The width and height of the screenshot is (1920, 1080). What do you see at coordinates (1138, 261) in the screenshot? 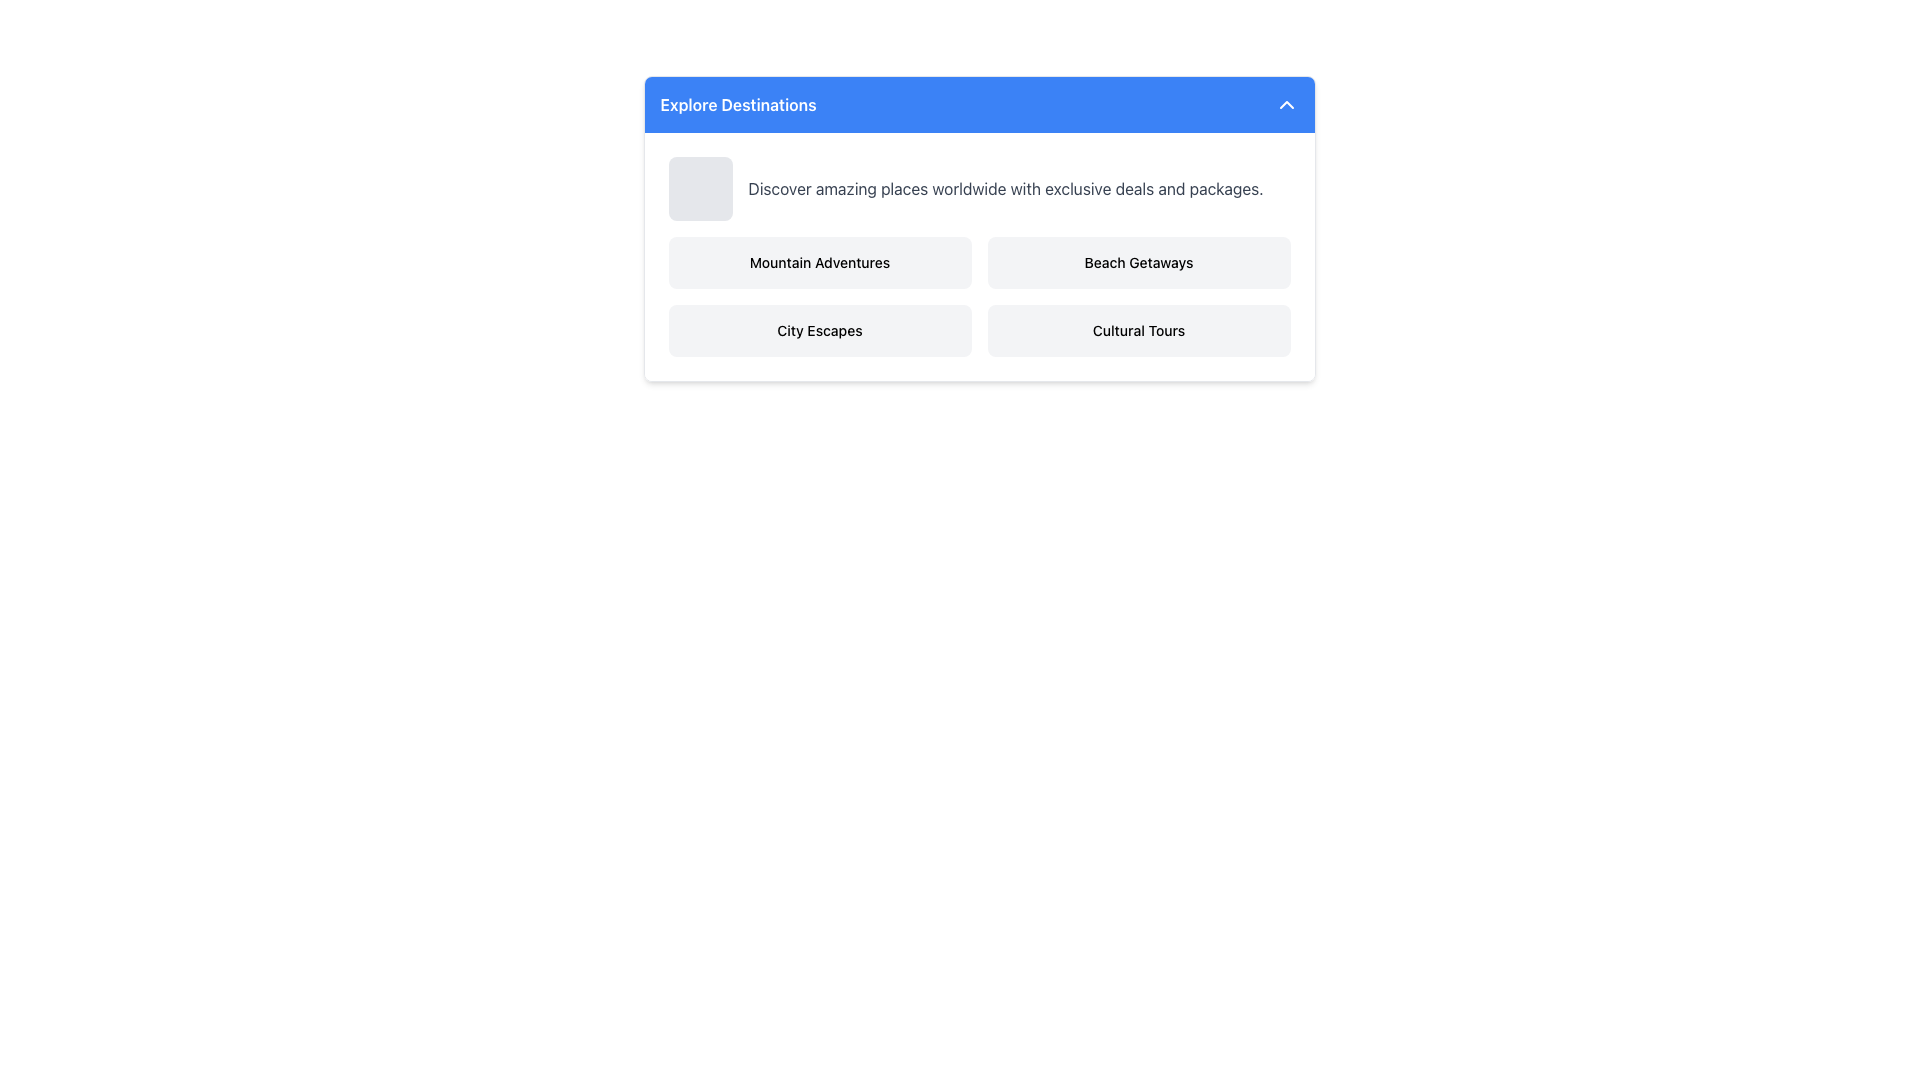
I see `the button labeled 'Beach Getaways' located in the top right corner of the grid under 'Explore Destinations'` at bounding box center [1138, 261].